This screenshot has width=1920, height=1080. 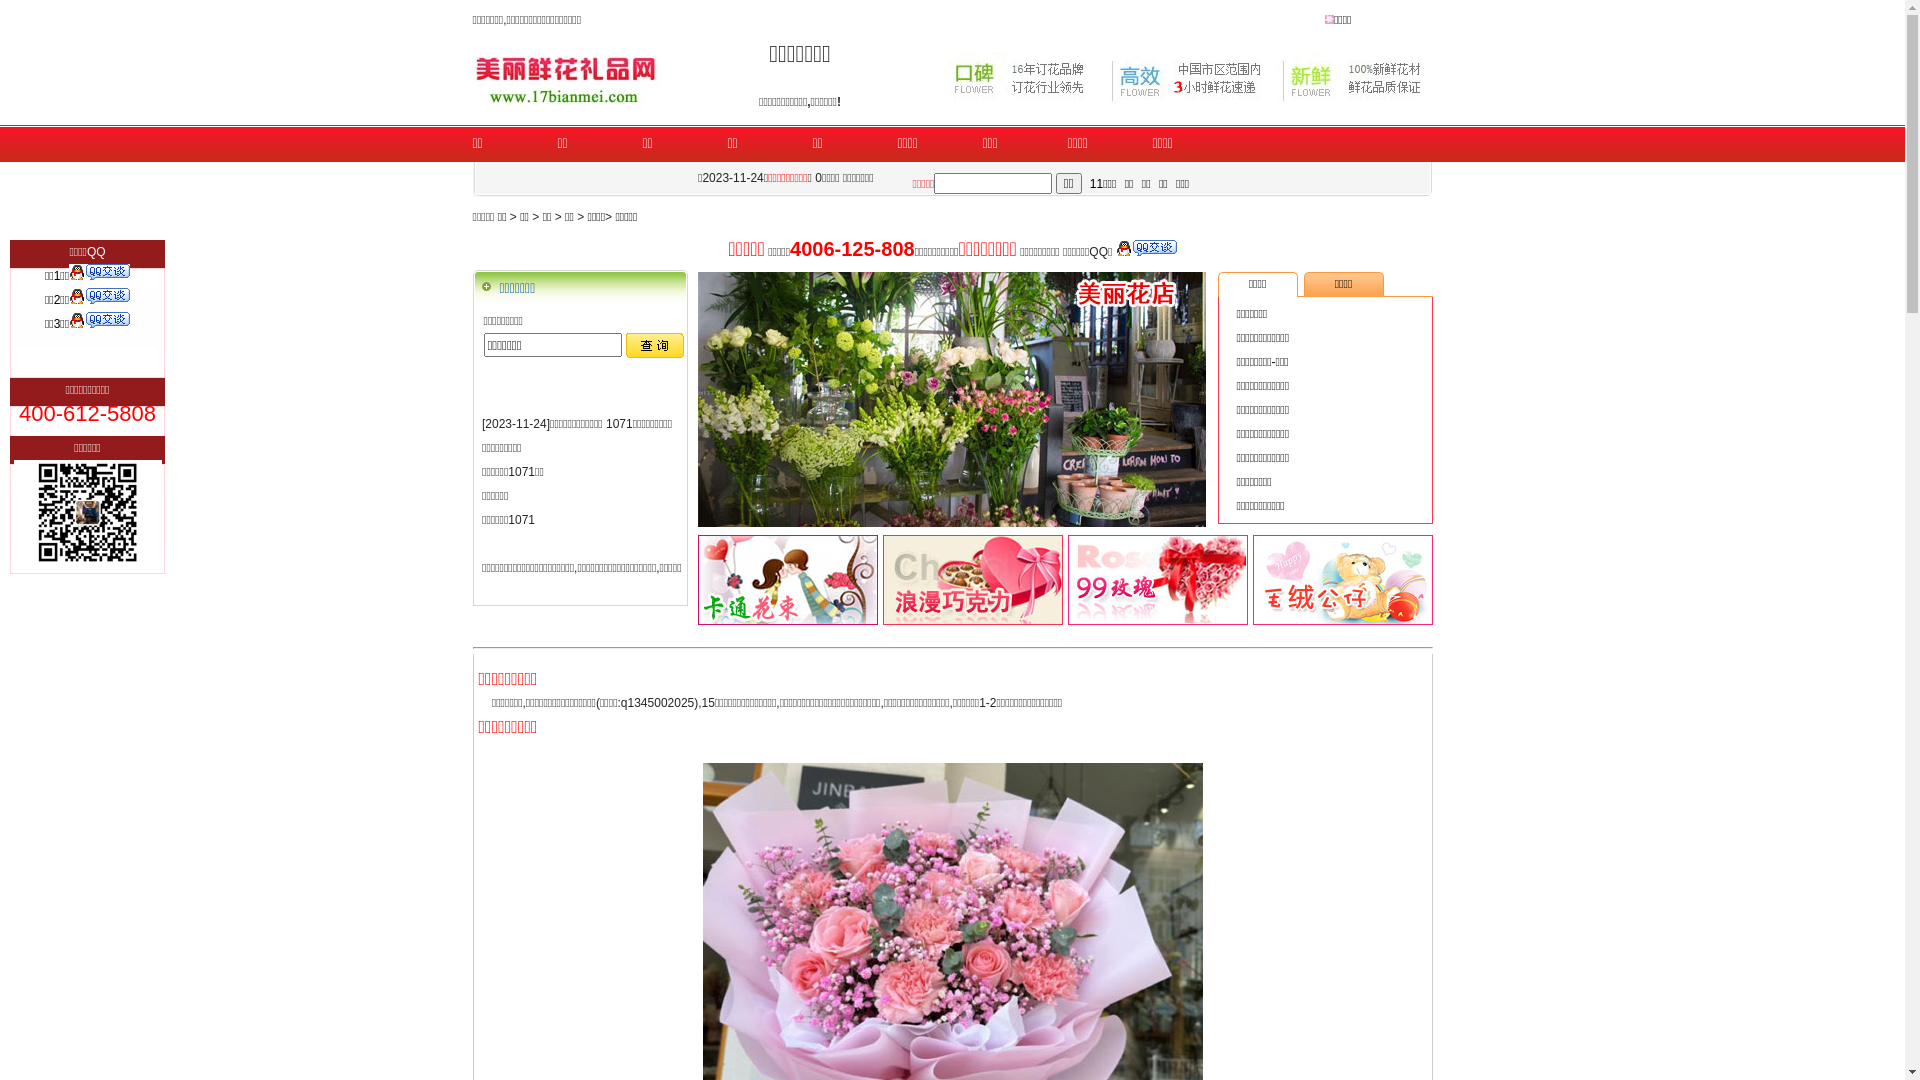 What do you see at coordinates (98, 276) in the screenshot?
I see `'QQ:554243866'` at bounding box center [98, 276].